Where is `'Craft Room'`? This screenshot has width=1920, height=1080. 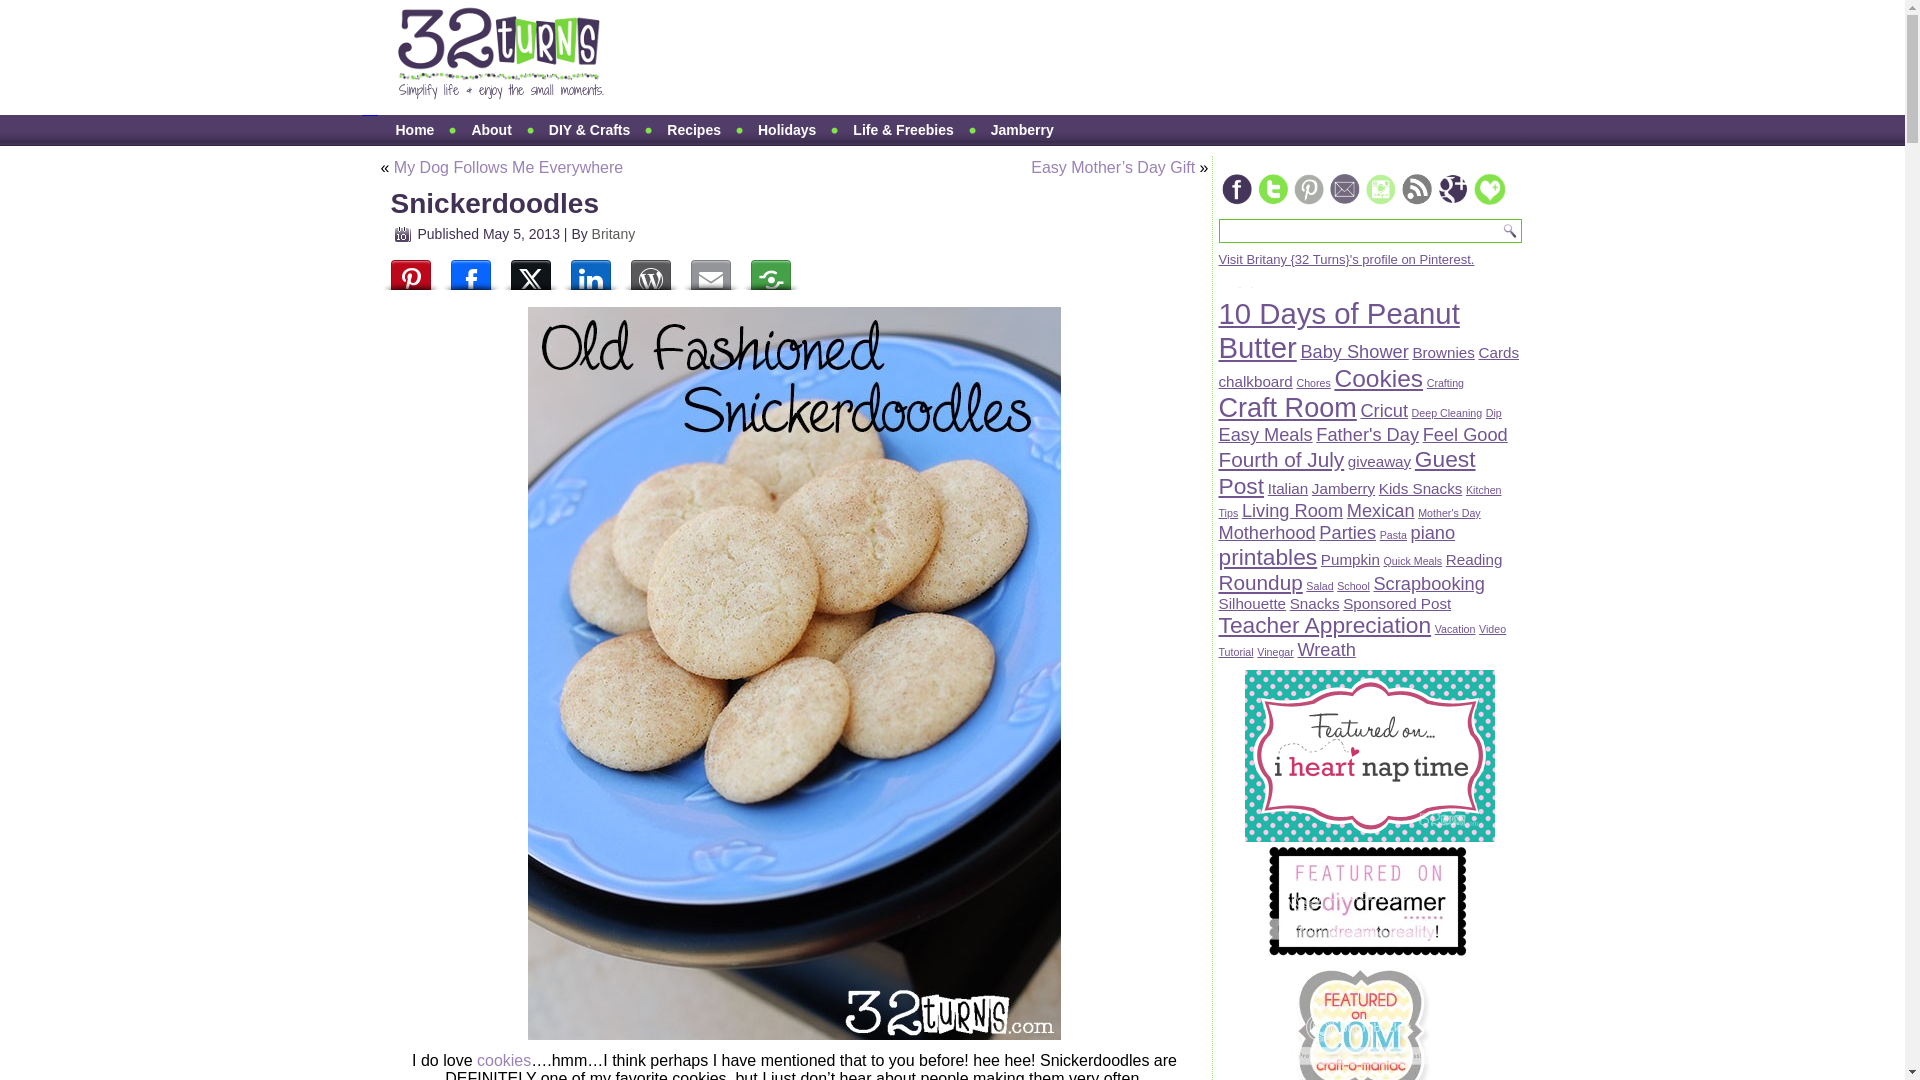
'Craft Room' is located at coordinates (1286, 407).